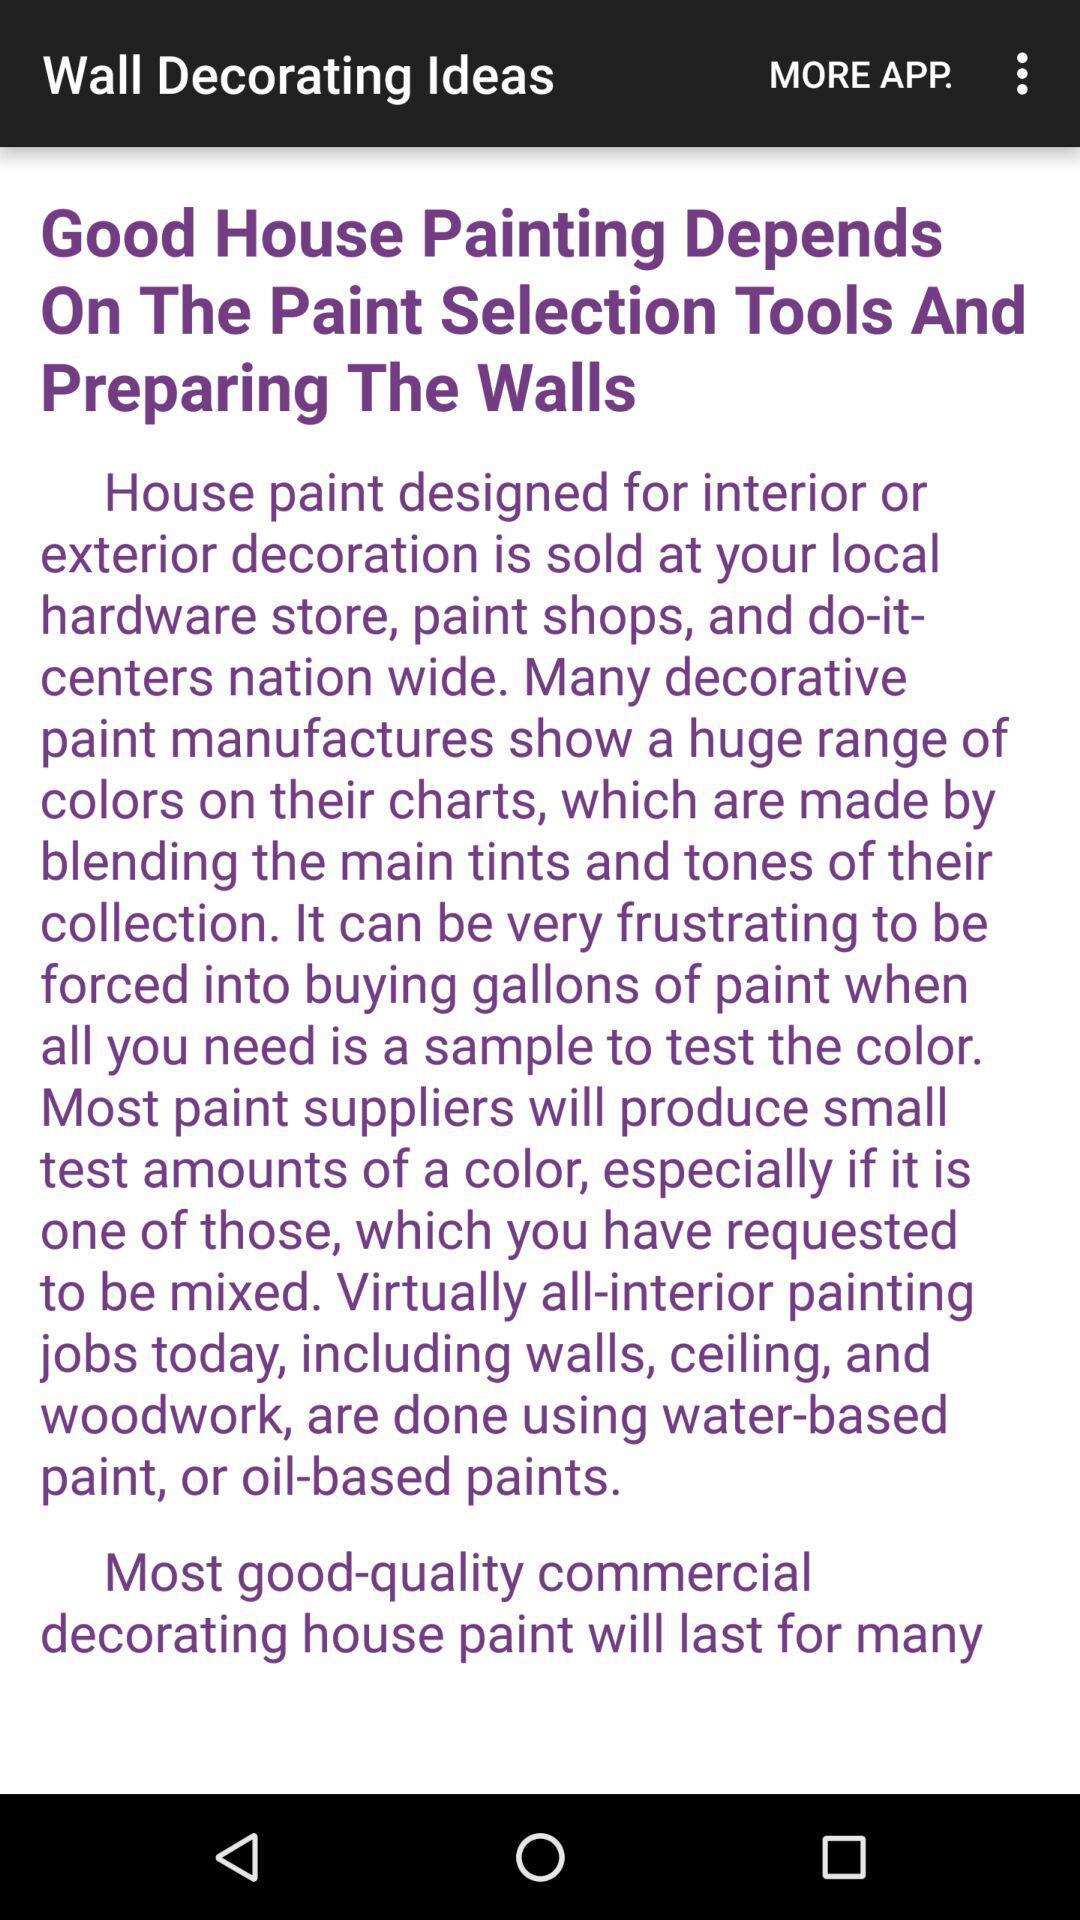  Describe the element at coordinates (1027, 73) in the screenshot. I see `icon to the right of the more app. icon` at that location.